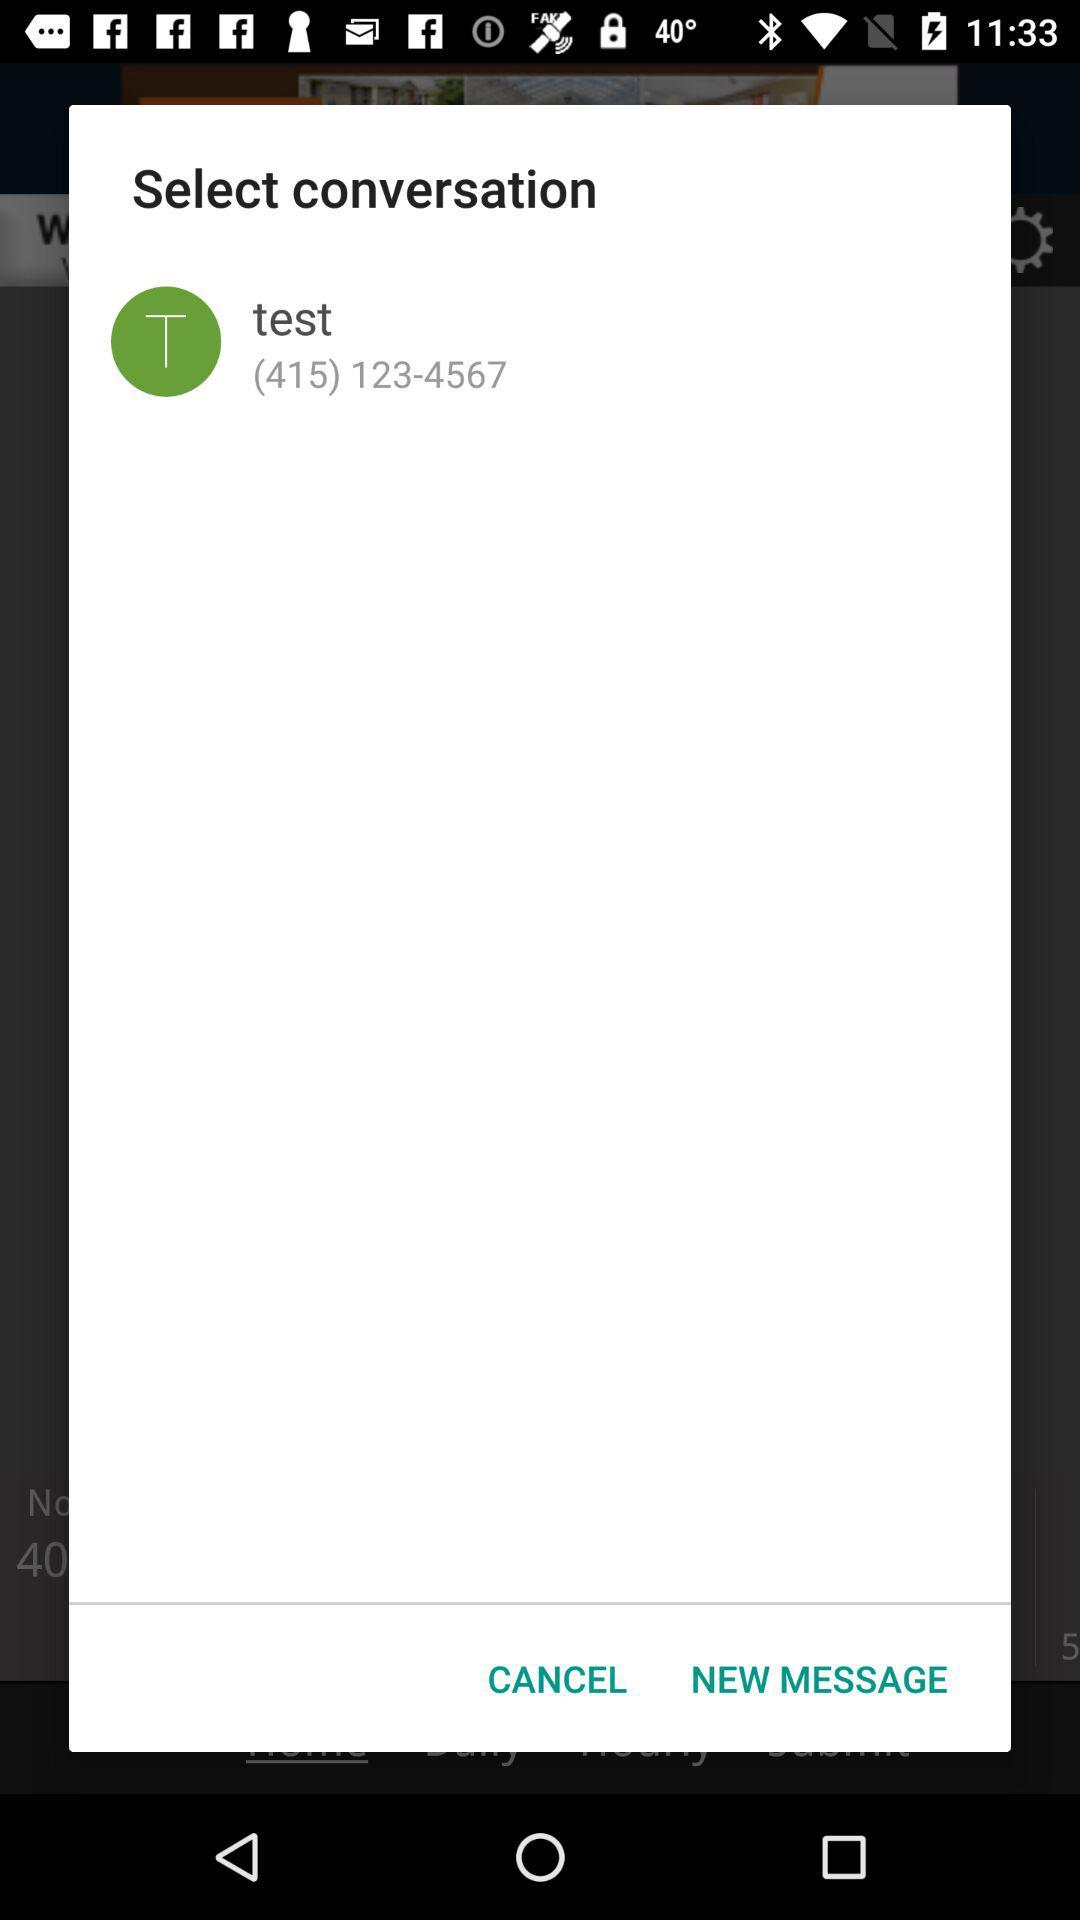 The image size is (1080, 1920). Describe the element at coordinates (819, 1678) in the screenshot. I see `button at the bottom right corner` at that location.